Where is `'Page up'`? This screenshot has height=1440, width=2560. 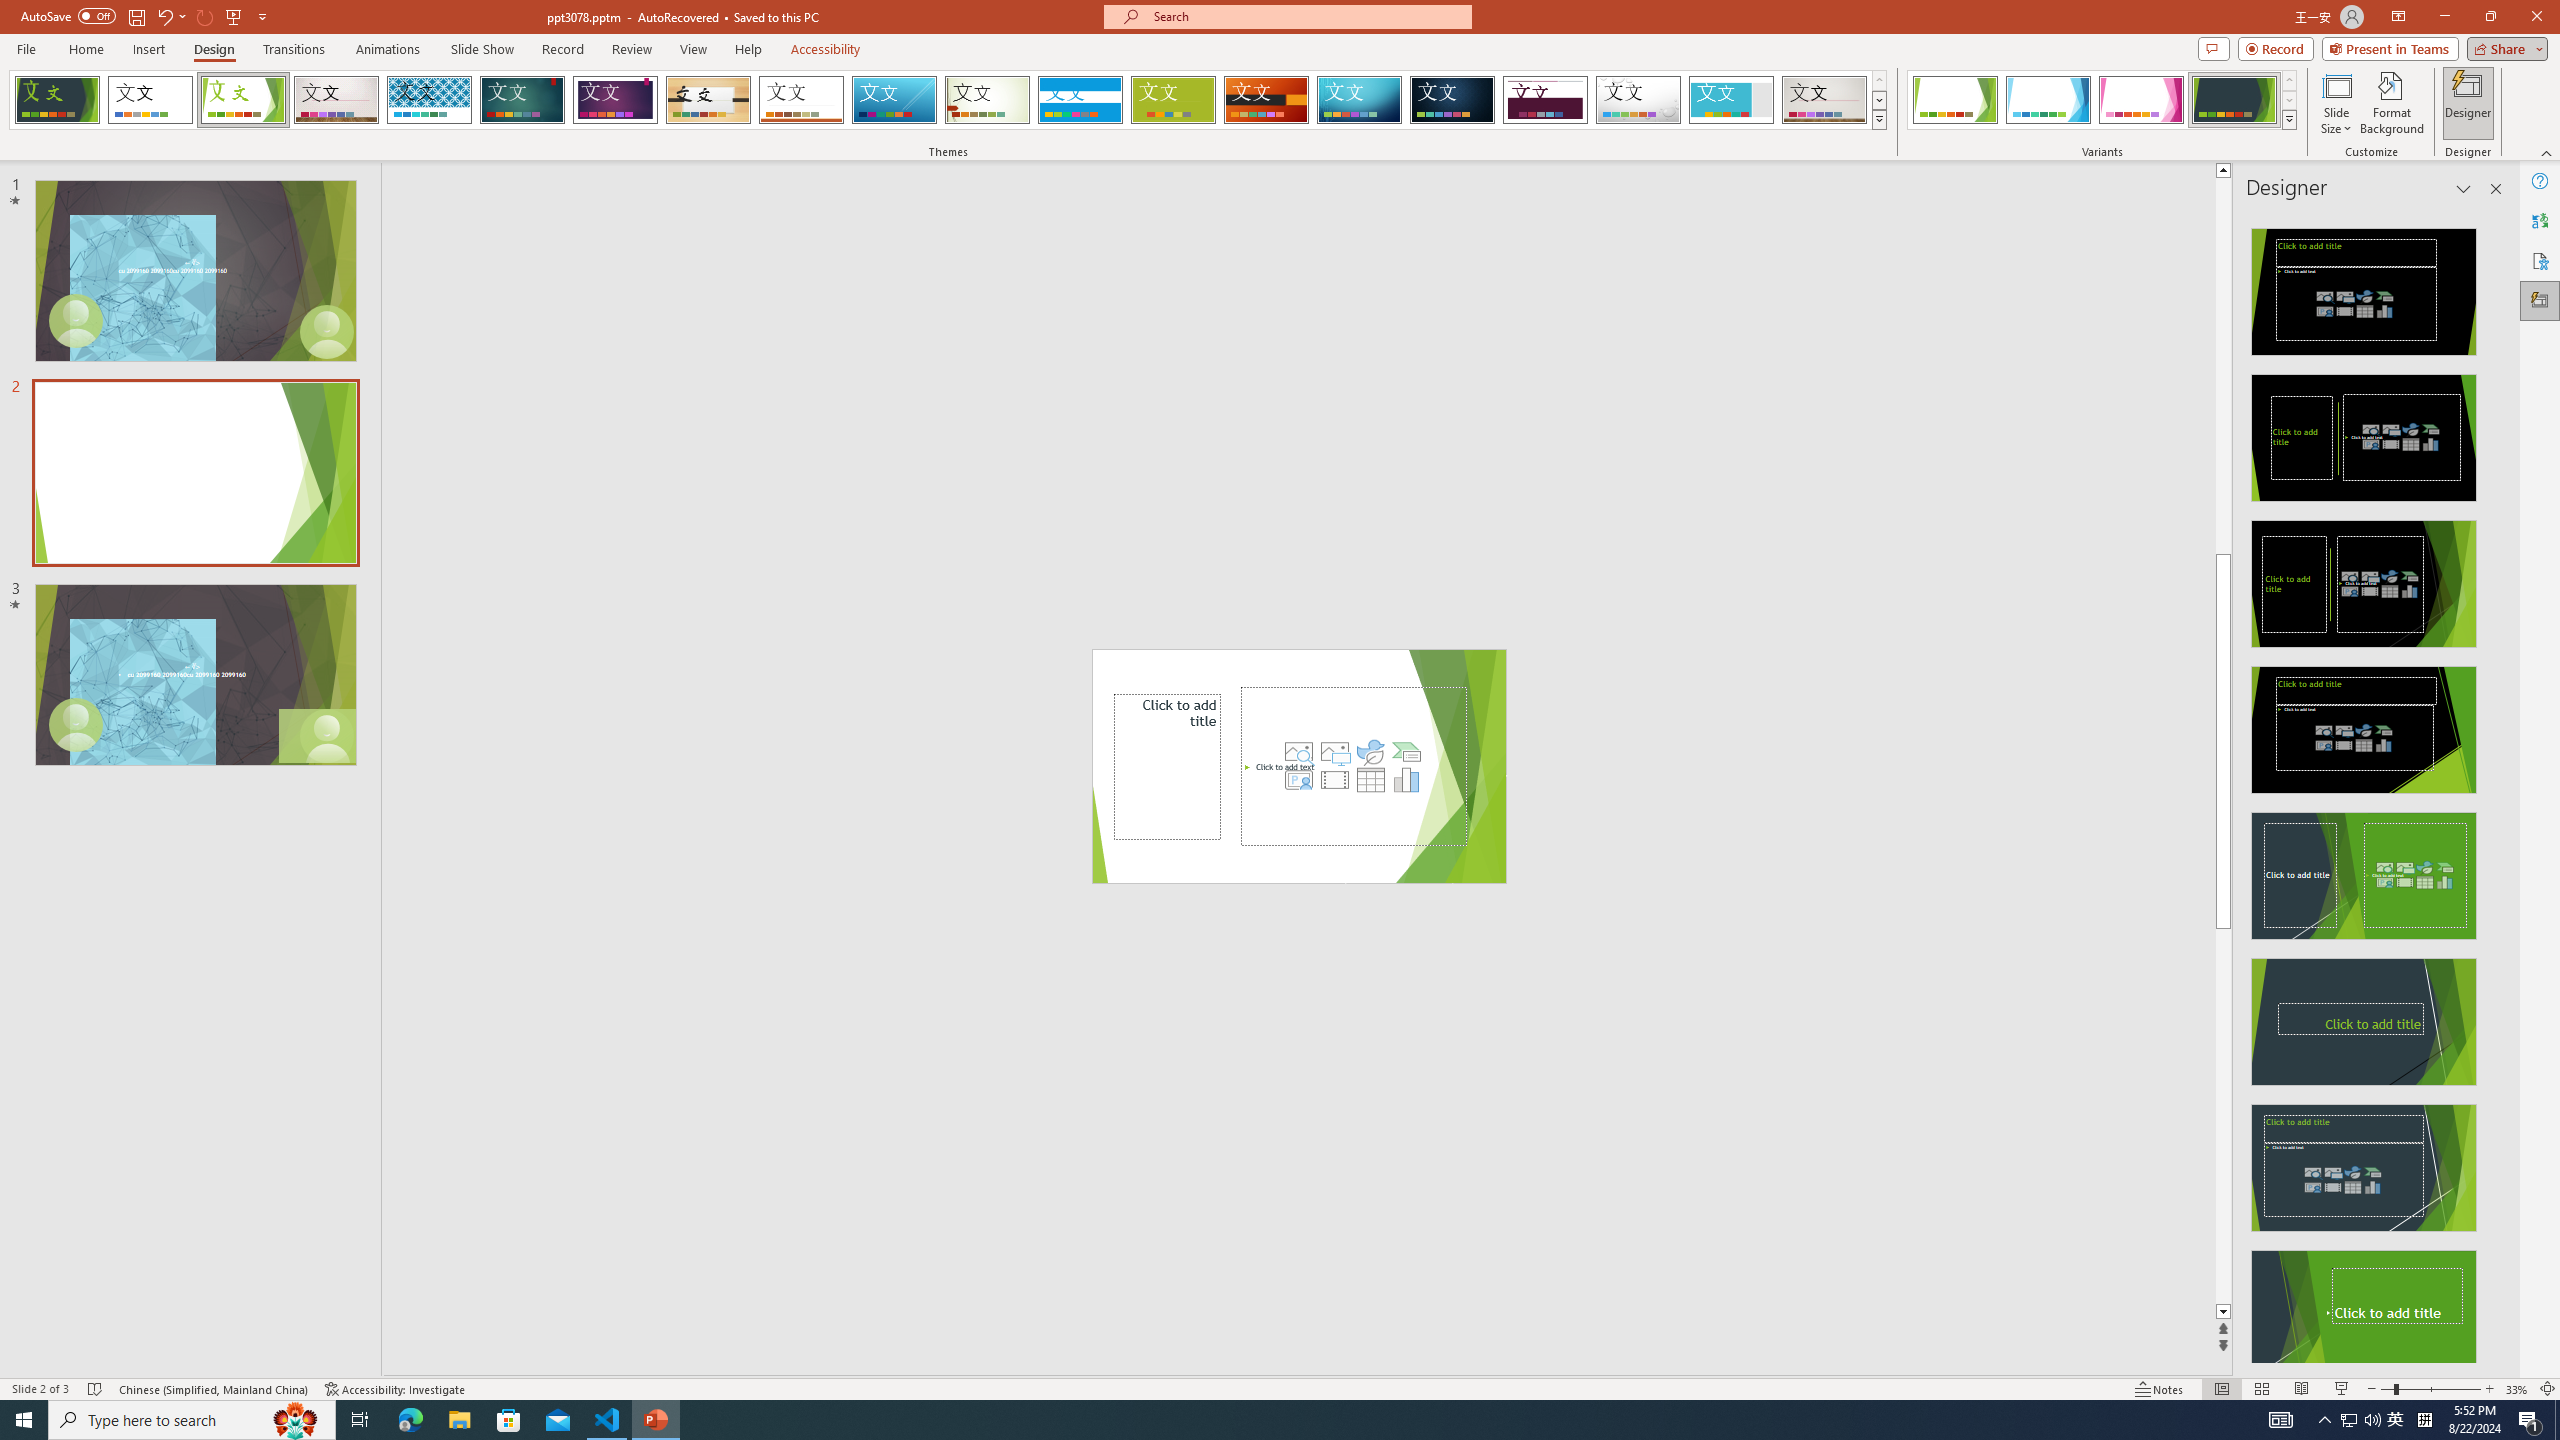
'Page up' is located at coordinates (2222, 364).